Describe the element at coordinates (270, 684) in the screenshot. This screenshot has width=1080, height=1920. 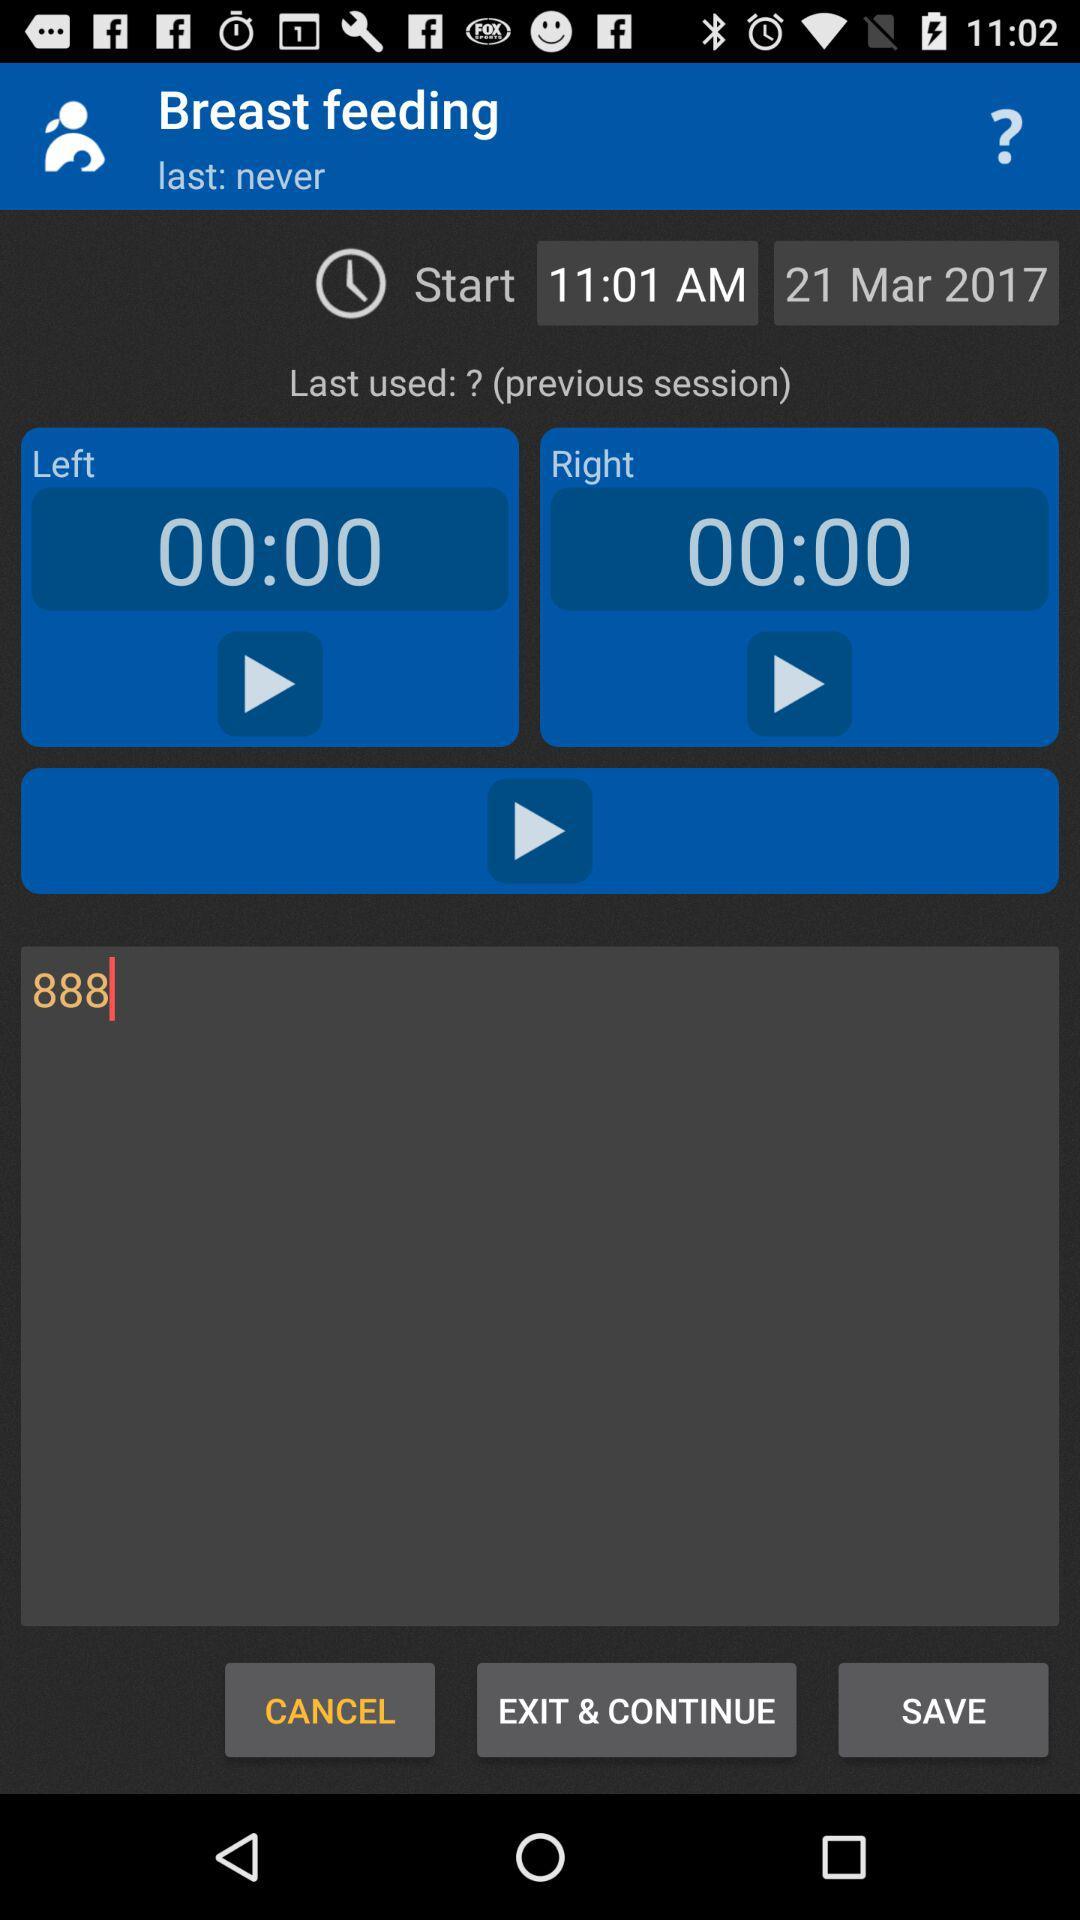
I see `start left countdown` at that location.